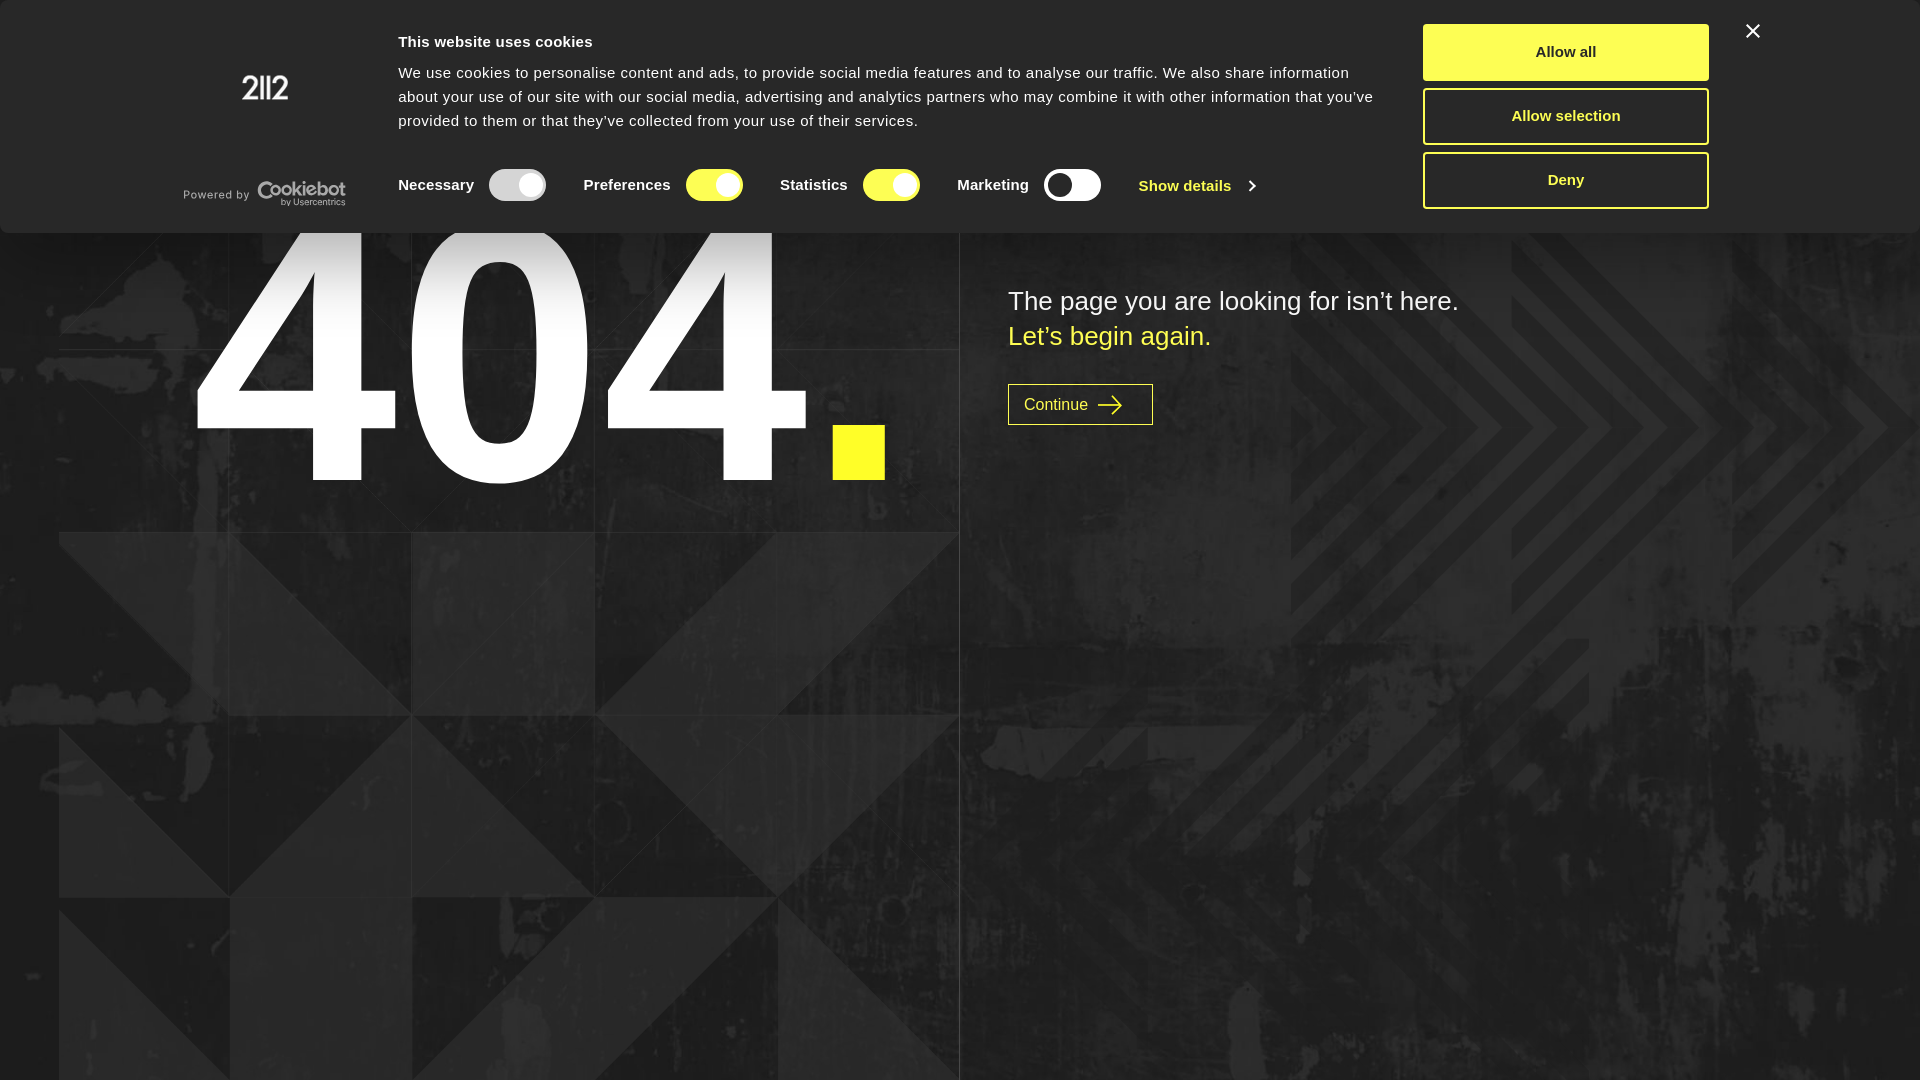  I want to click on 'Continue', so click(1079, 404).